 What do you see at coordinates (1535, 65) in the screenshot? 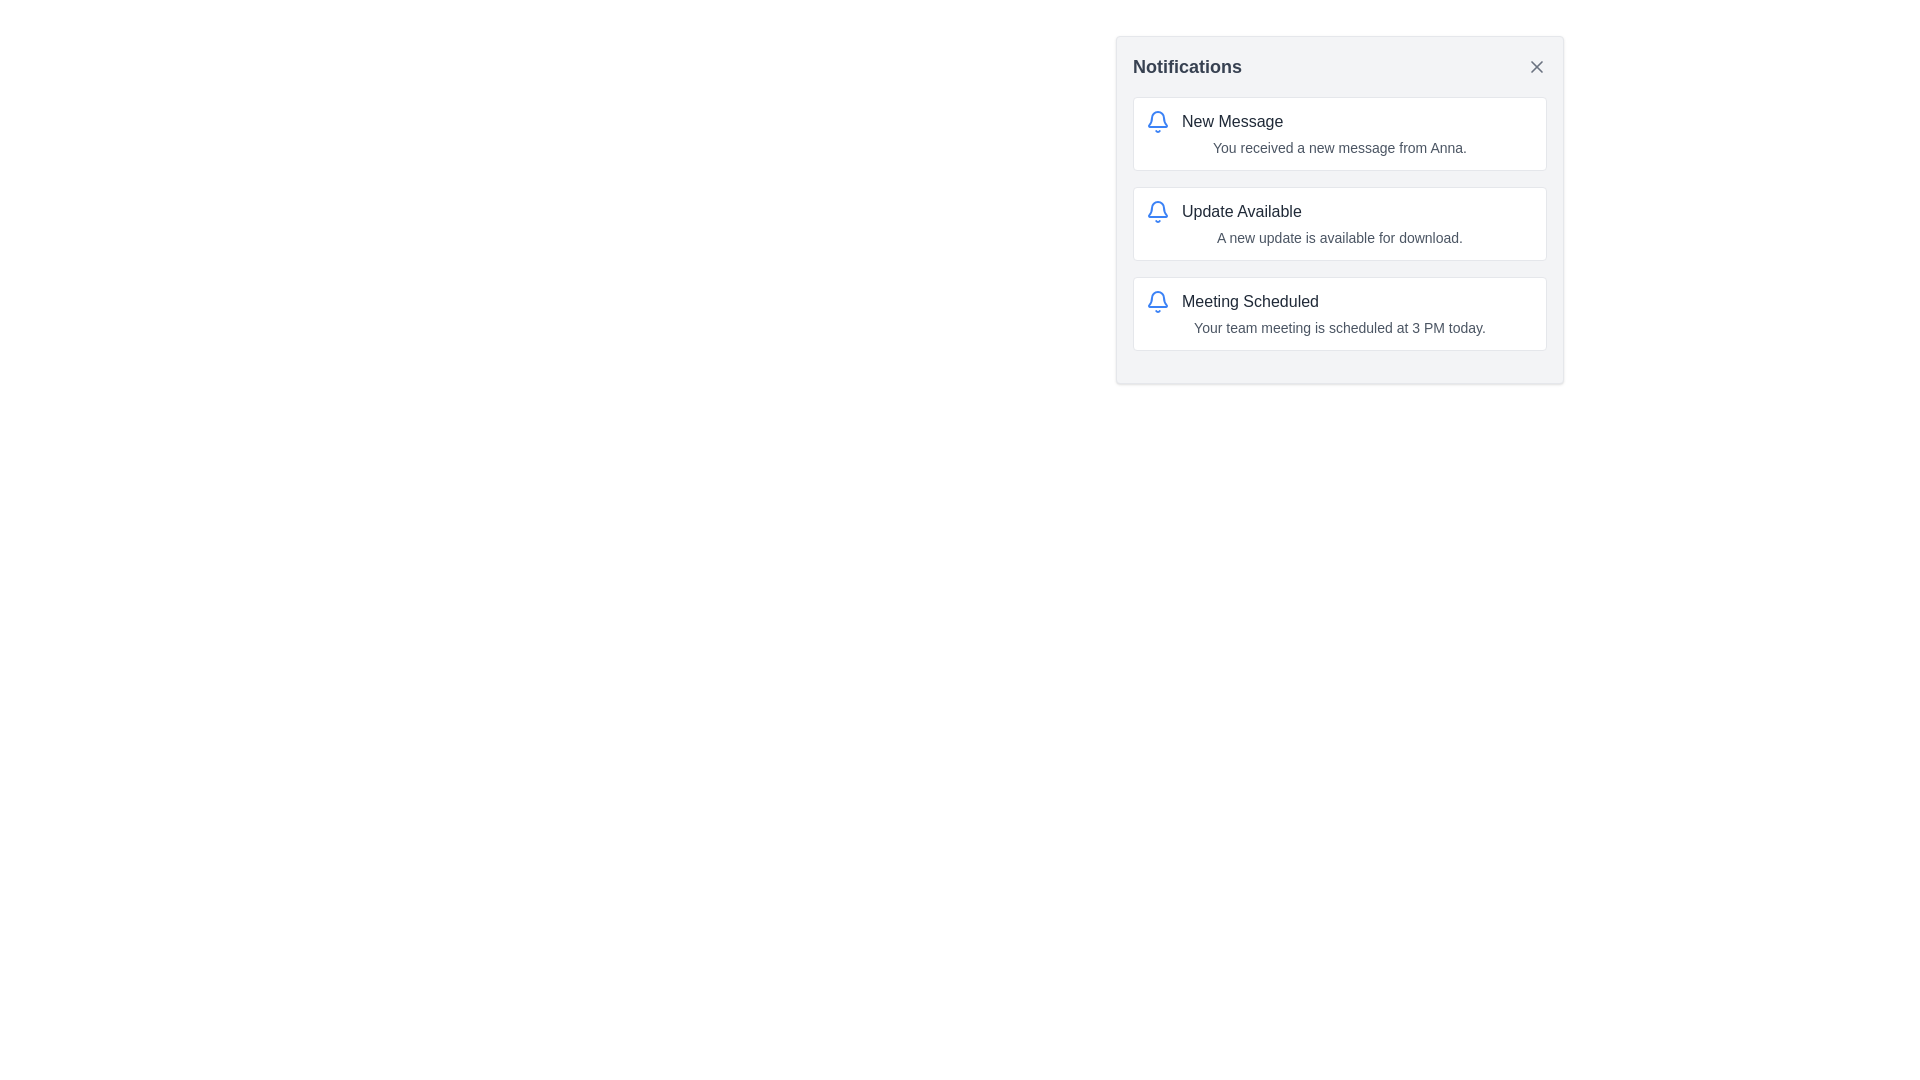
I see `the close button located at the top-right corner of the notification header section to change its color` at bounding box center [1535, 65].